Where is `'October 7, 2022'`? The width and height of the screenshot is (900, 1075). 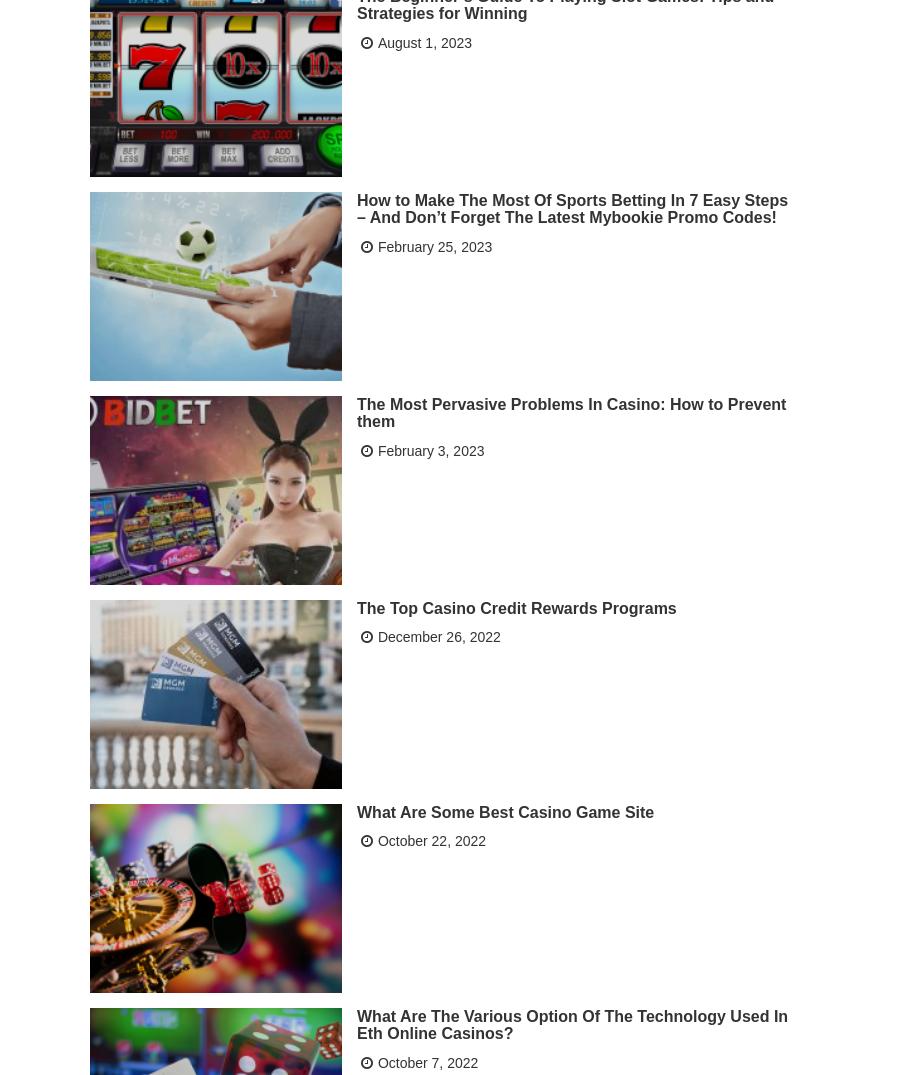 'October 7, 2022' is located at coordinates (427, 1061).